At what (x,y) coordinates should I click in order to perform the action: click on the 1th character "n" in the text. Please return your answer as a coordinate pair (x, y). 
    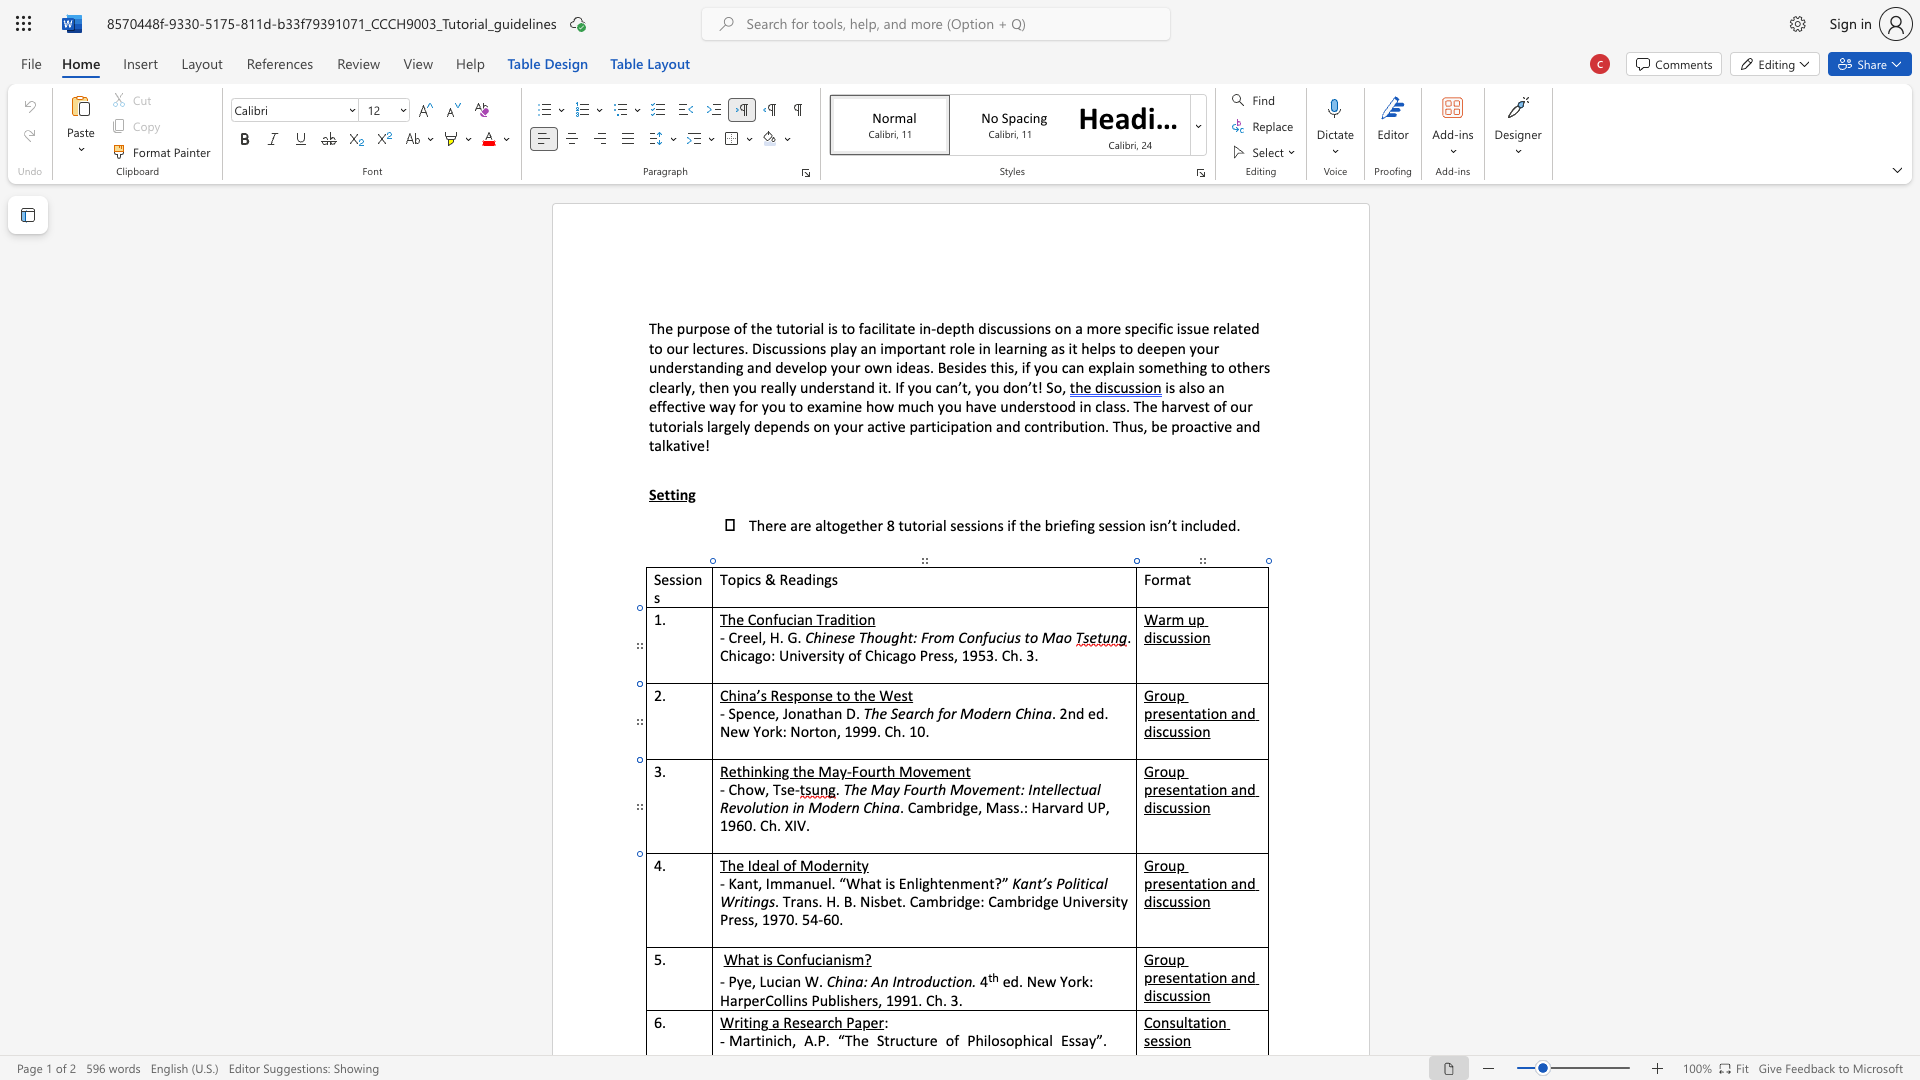
    Looking at the image, I should click on (1184, 788).